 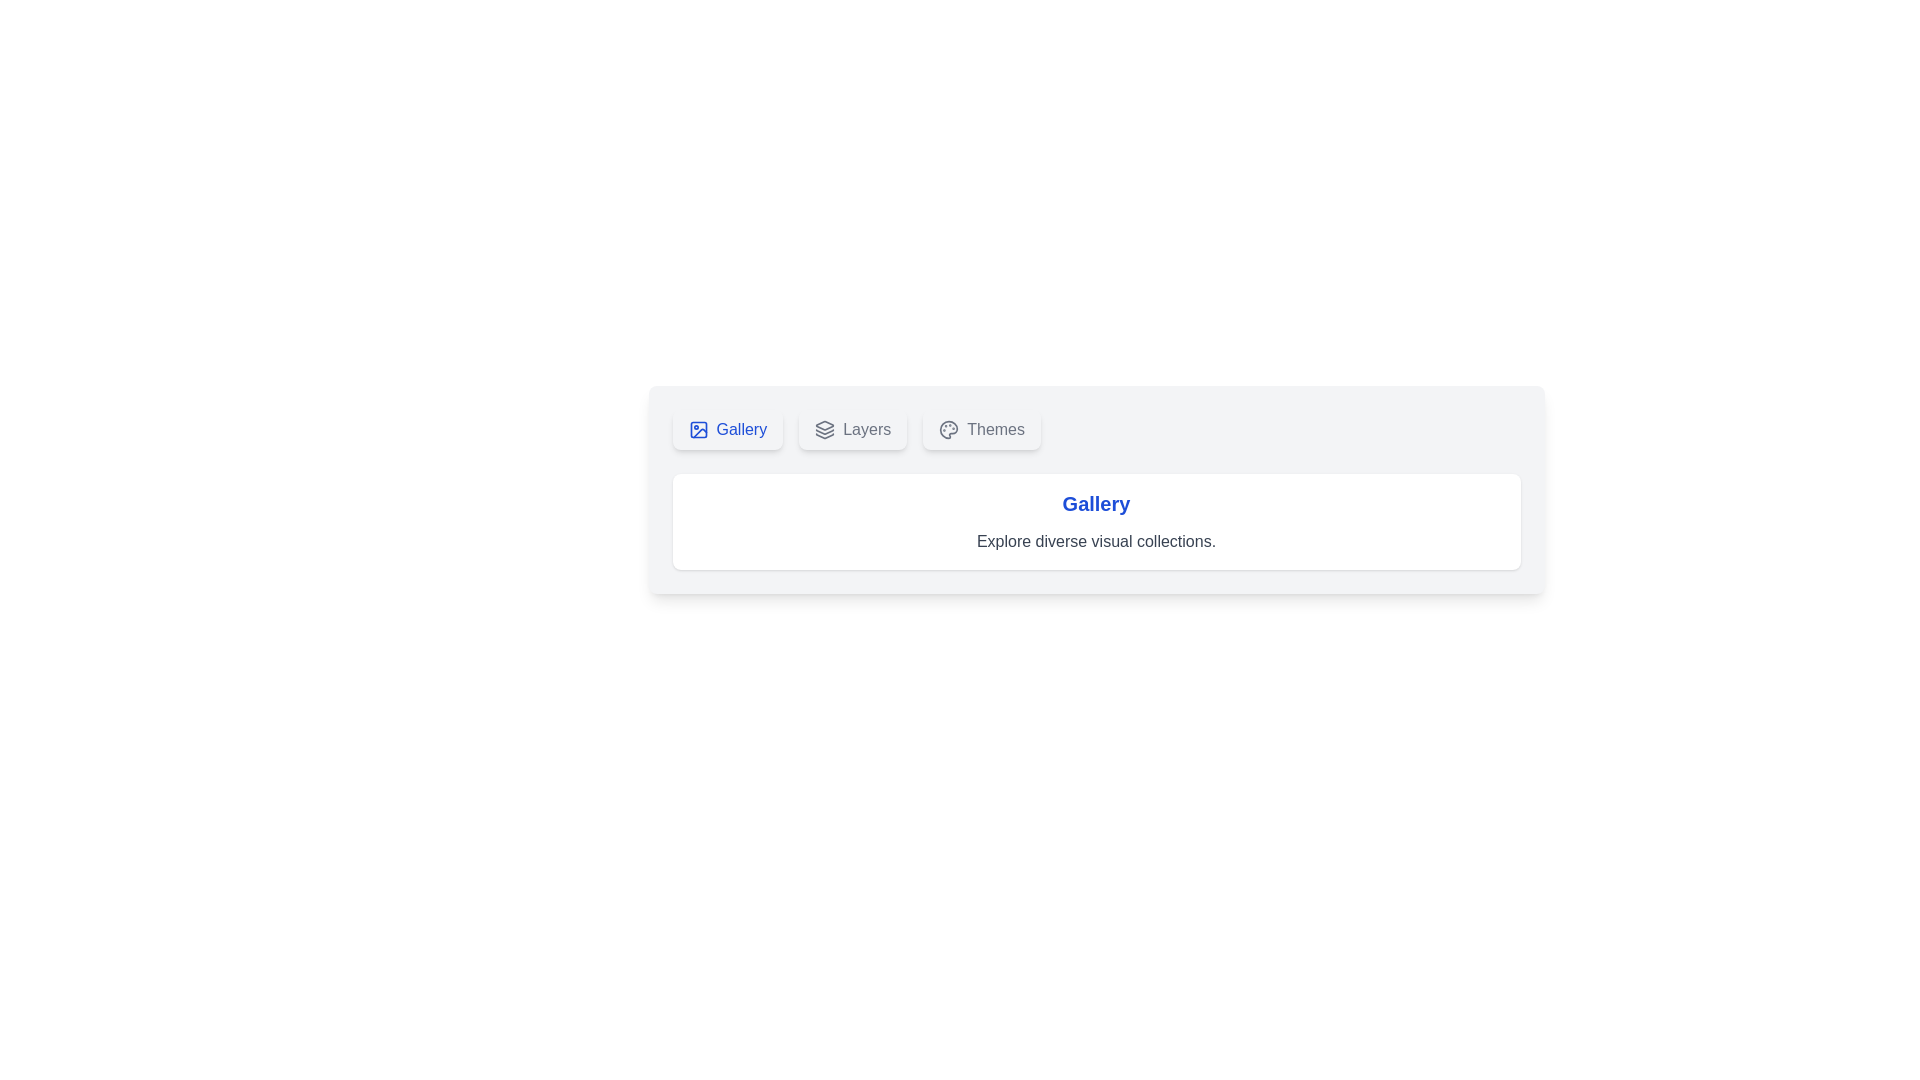 I want to click on the tab labeled 'Layers' and observe its icon and label, so click(x=853, y=428).